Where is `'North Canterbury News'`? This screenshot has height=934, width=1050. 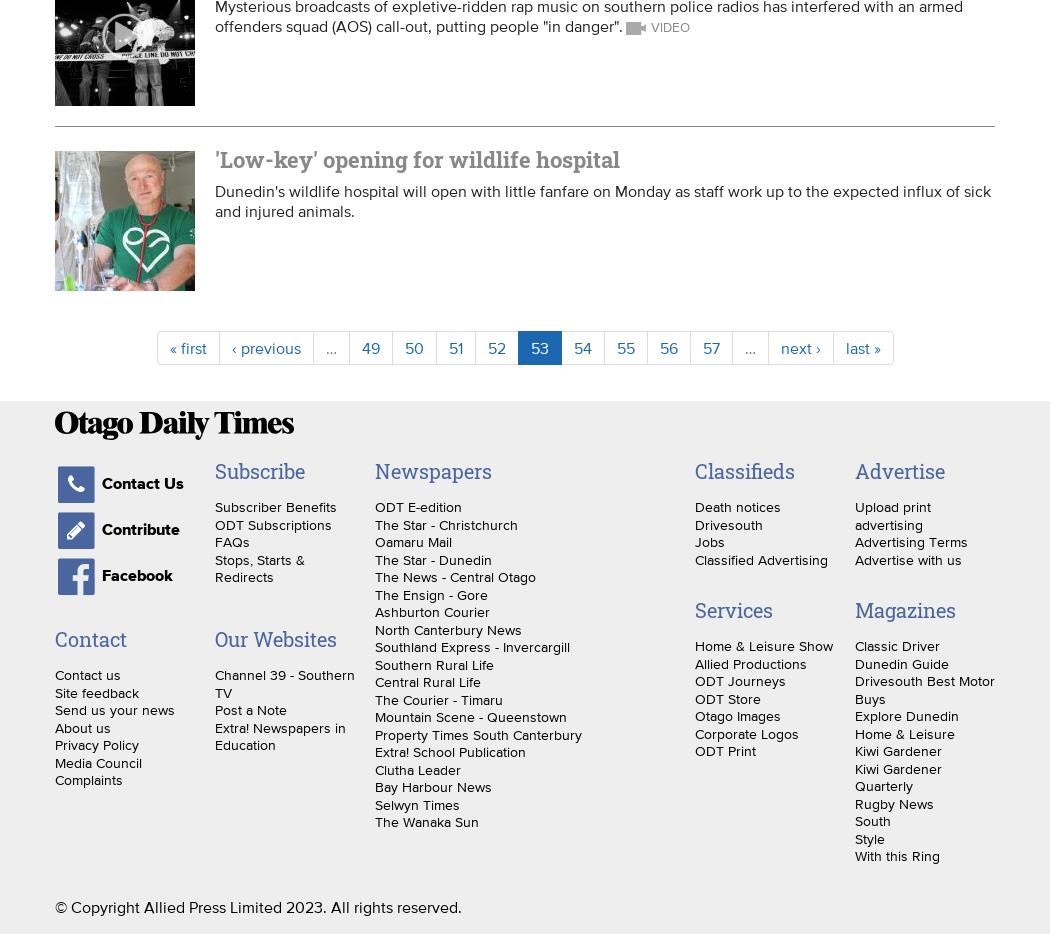
'North Canterbury News' is located at coordinates (446, 628).